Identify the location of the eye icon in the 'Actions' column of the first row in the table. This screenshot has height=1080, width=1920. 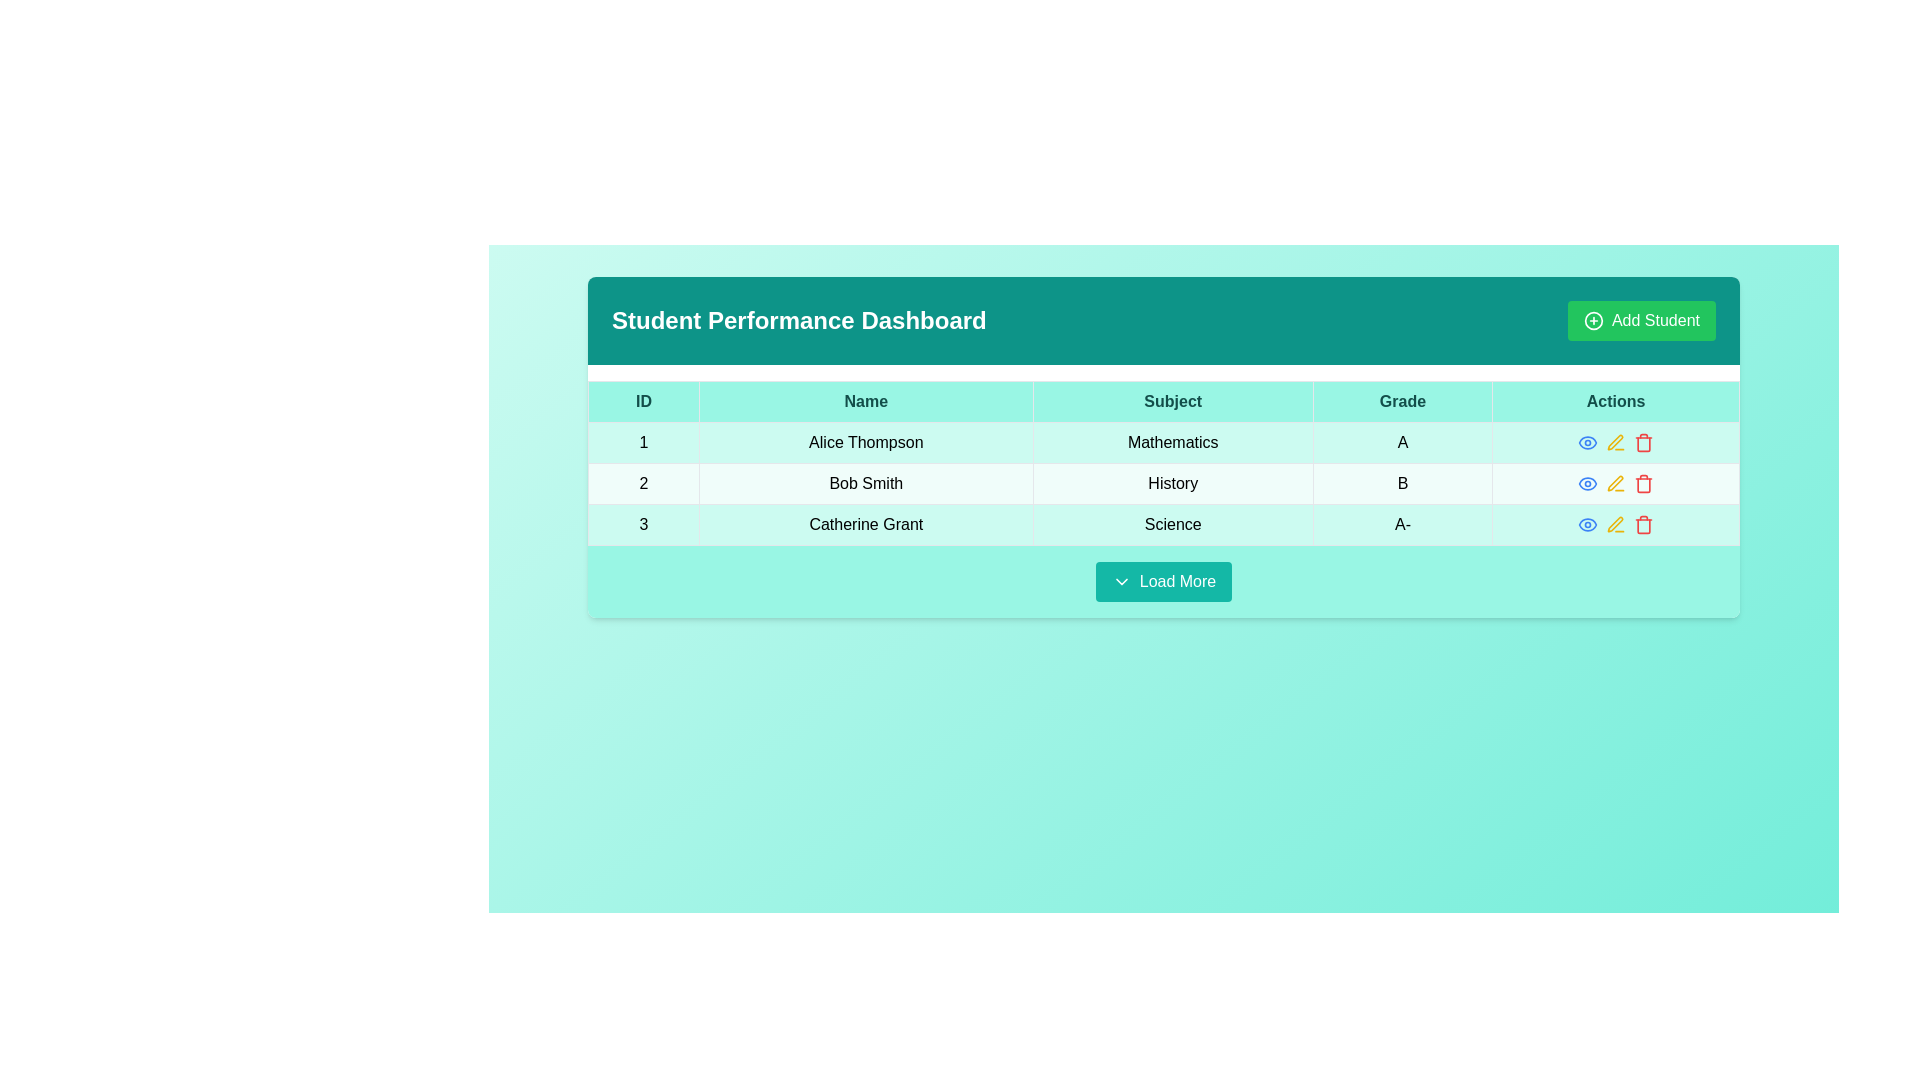
(1587, 442).